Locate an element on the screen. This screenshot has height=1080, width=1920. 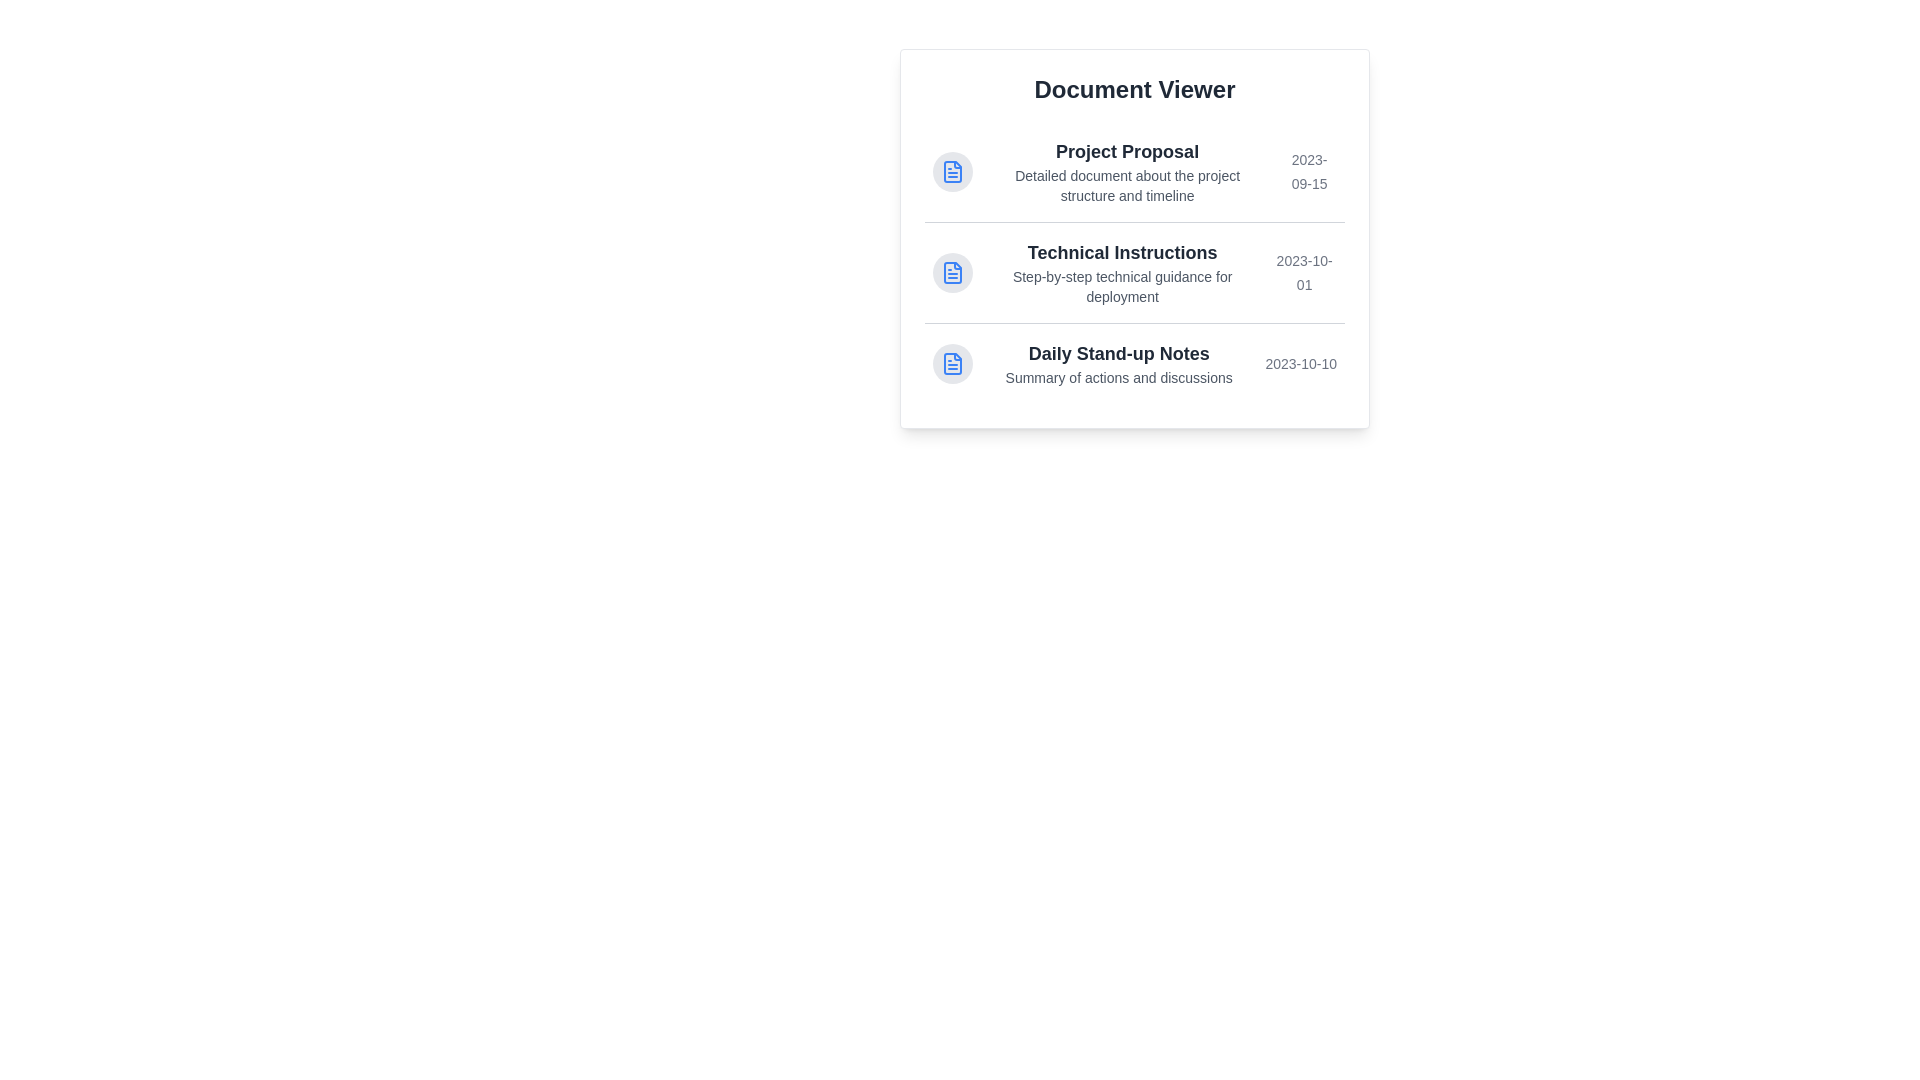
the icon next to the document titled Technical Instructions is located at coordinates (952, 273).